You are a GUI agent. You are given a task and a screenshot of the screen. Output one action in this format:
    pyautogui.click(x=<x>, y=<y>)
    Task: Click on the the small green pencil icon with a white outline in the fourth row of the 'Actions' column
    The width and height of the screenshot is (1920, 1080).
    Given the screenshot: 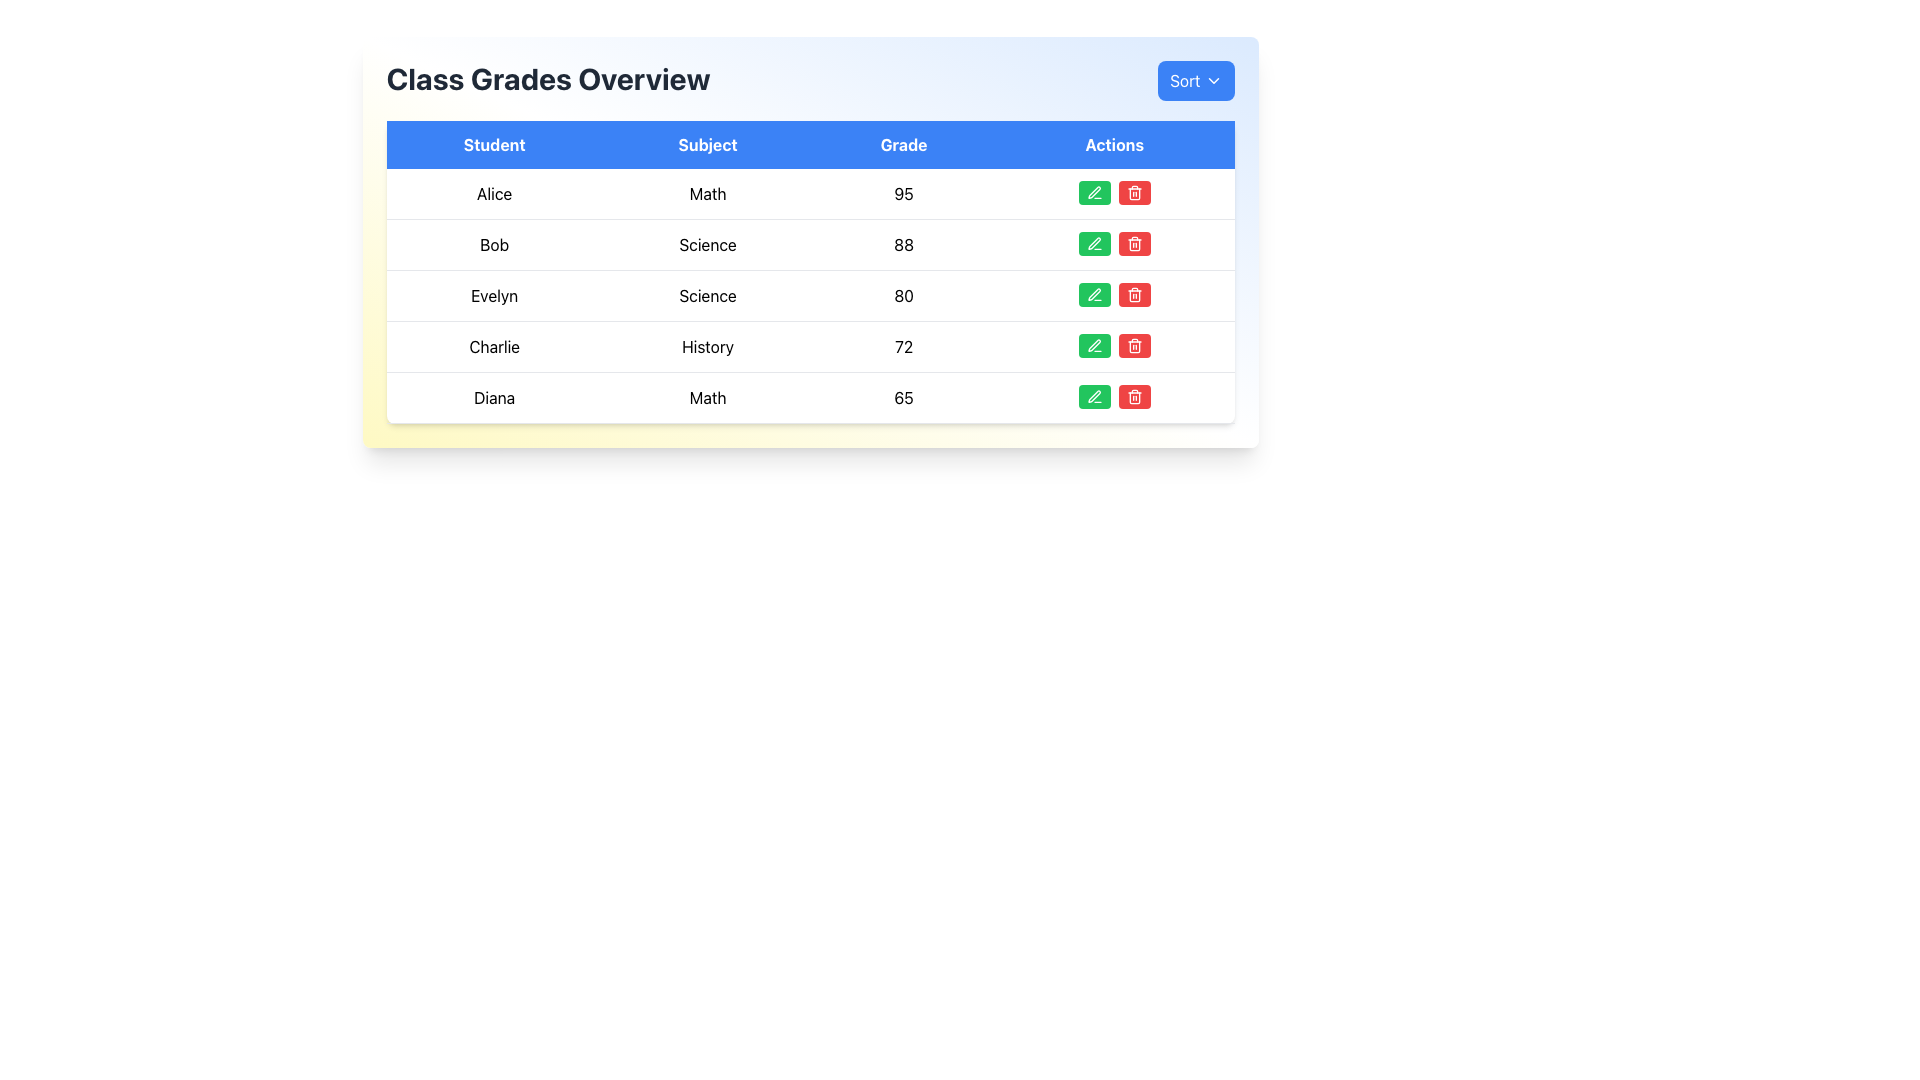 What is the action you would take?
    pyautogui.click(x=1093, y=242)
    